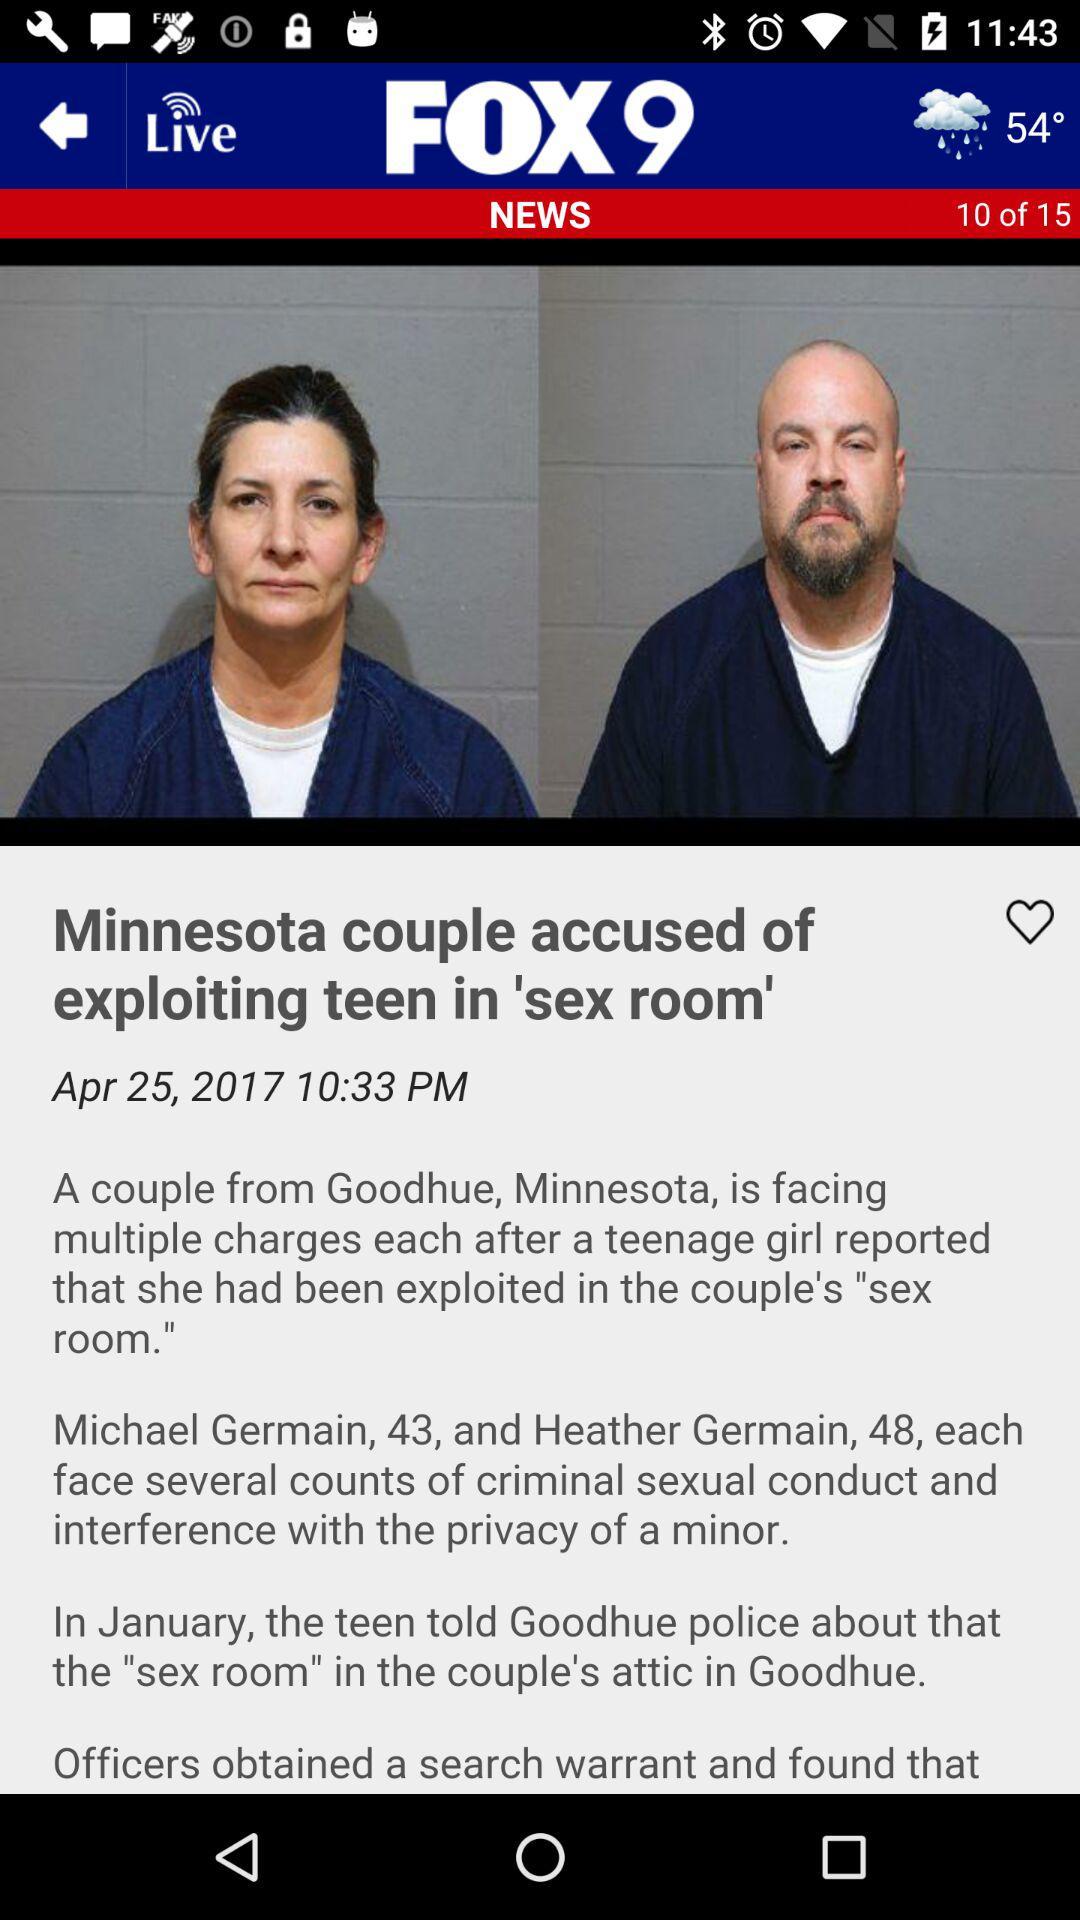  What do you see at coordinates (540, 1320) in the screenshot?
I see `open full article` at bounding box center [540, 1320].